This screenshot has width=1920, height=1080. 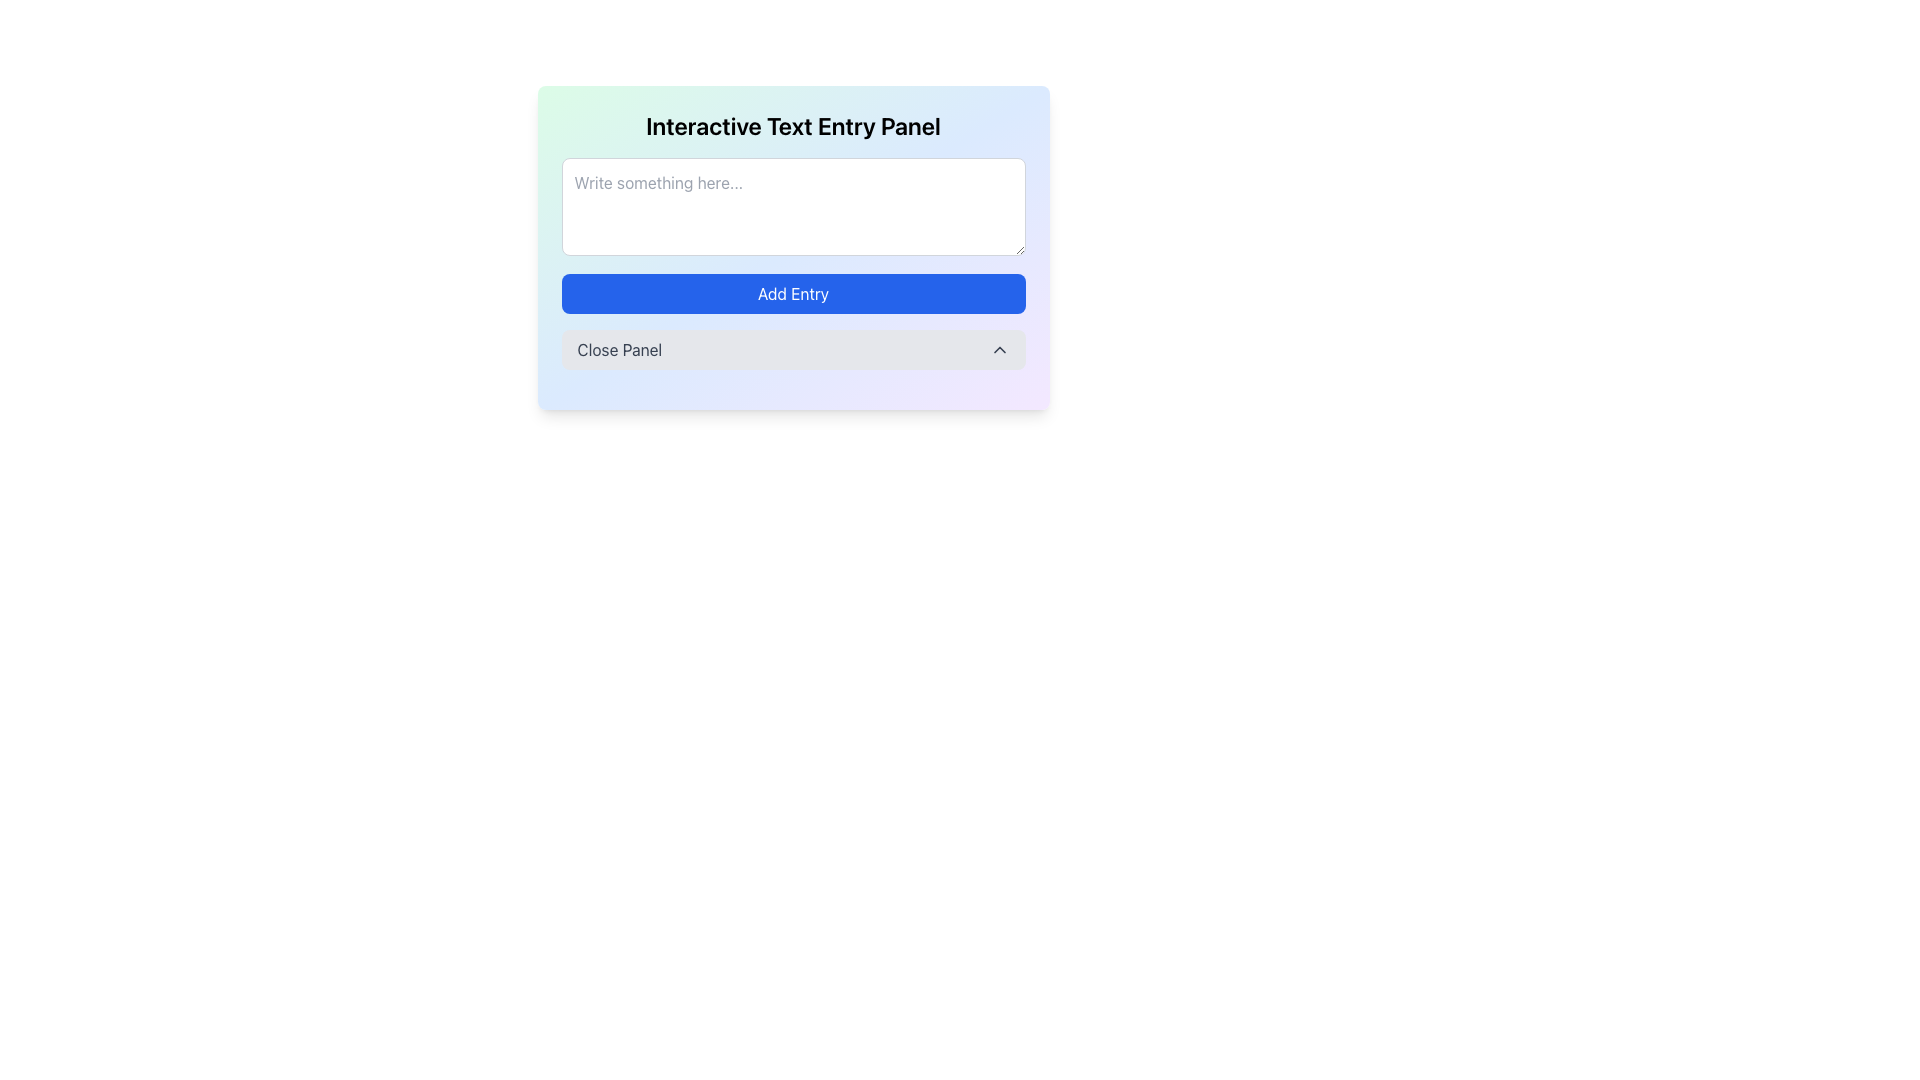 I want to click on the blue rectangular button labeled 'Add Entry' to observe the hover effect, so click(x=792, y=293).